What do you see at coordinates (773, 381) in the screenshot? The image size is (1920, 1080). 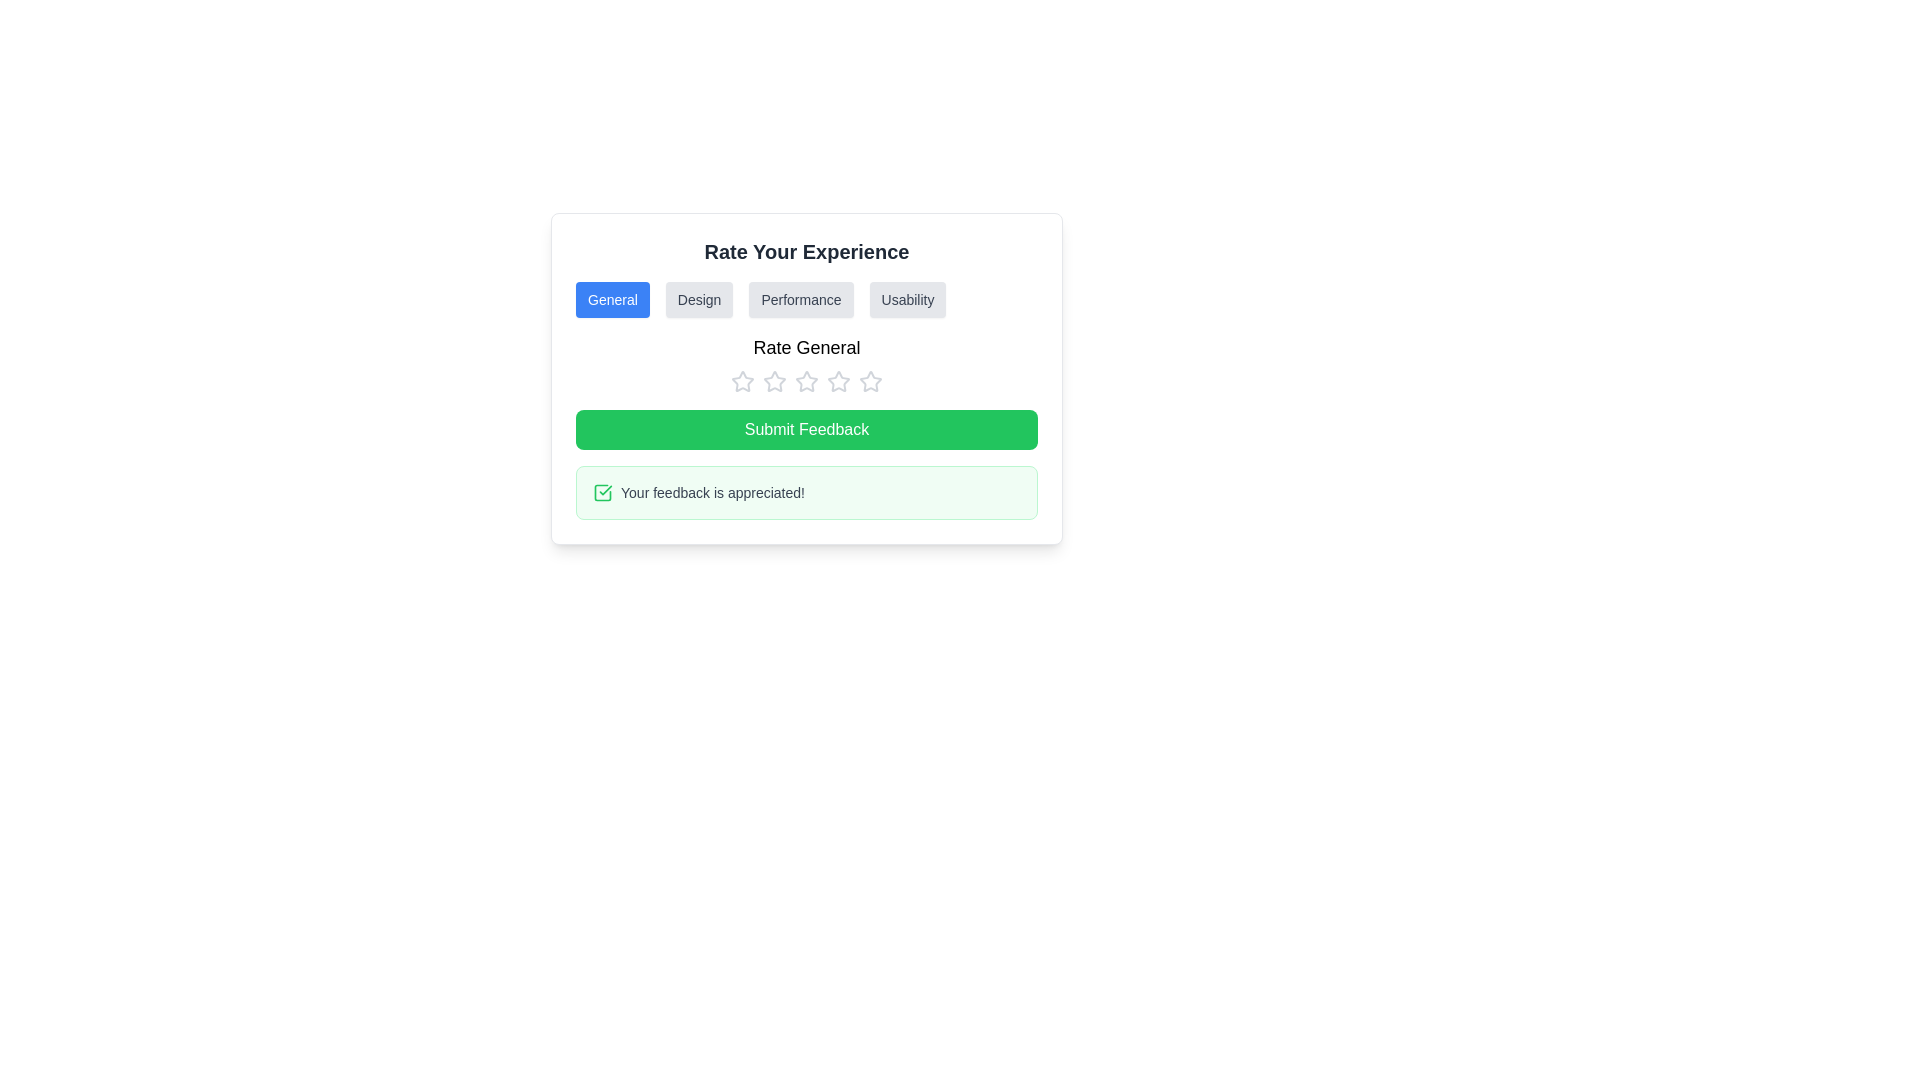 I see `the third star icon in the rating row` at bounding box center [773, 381].